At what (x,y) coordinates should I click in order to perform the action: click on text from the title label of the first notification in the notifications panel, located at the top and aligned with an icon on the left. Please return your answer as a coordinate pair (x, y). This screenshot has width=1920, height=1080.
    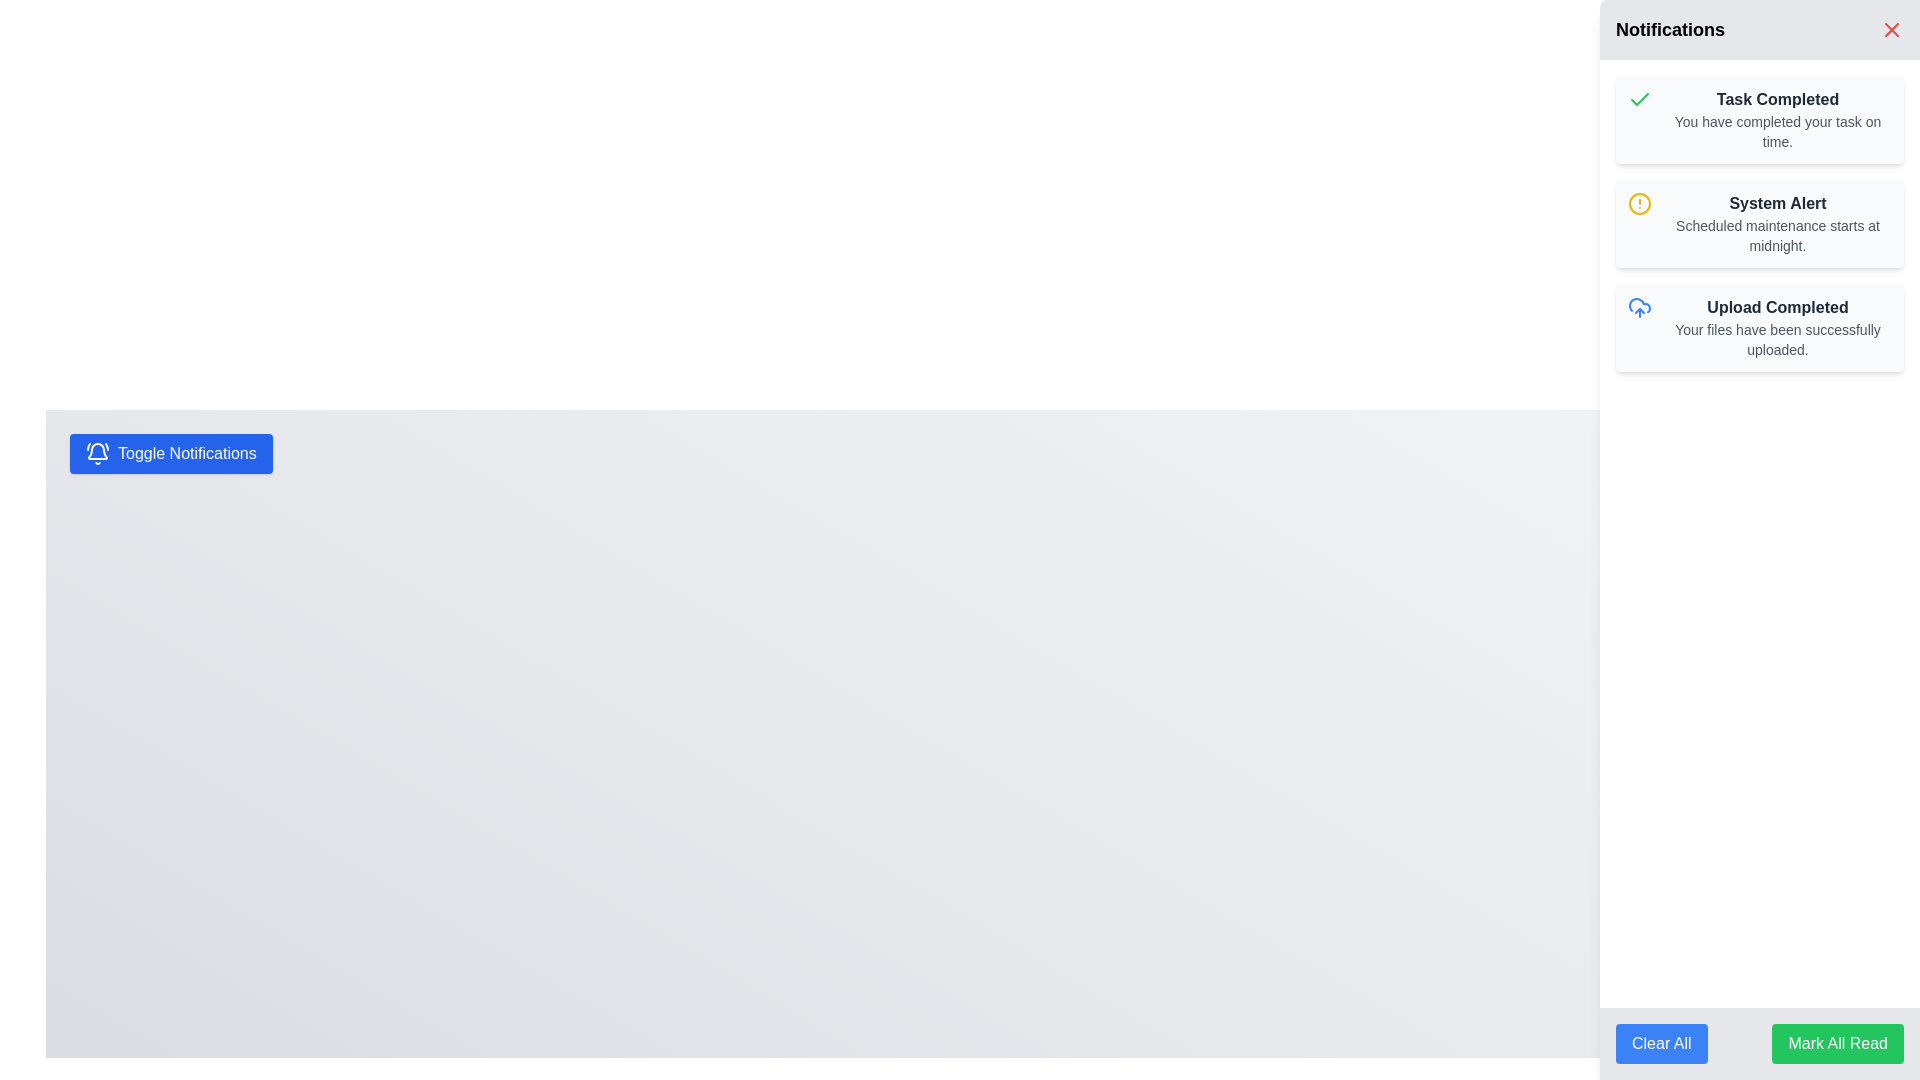
    Looking at the image, I should click on (1777, 100).